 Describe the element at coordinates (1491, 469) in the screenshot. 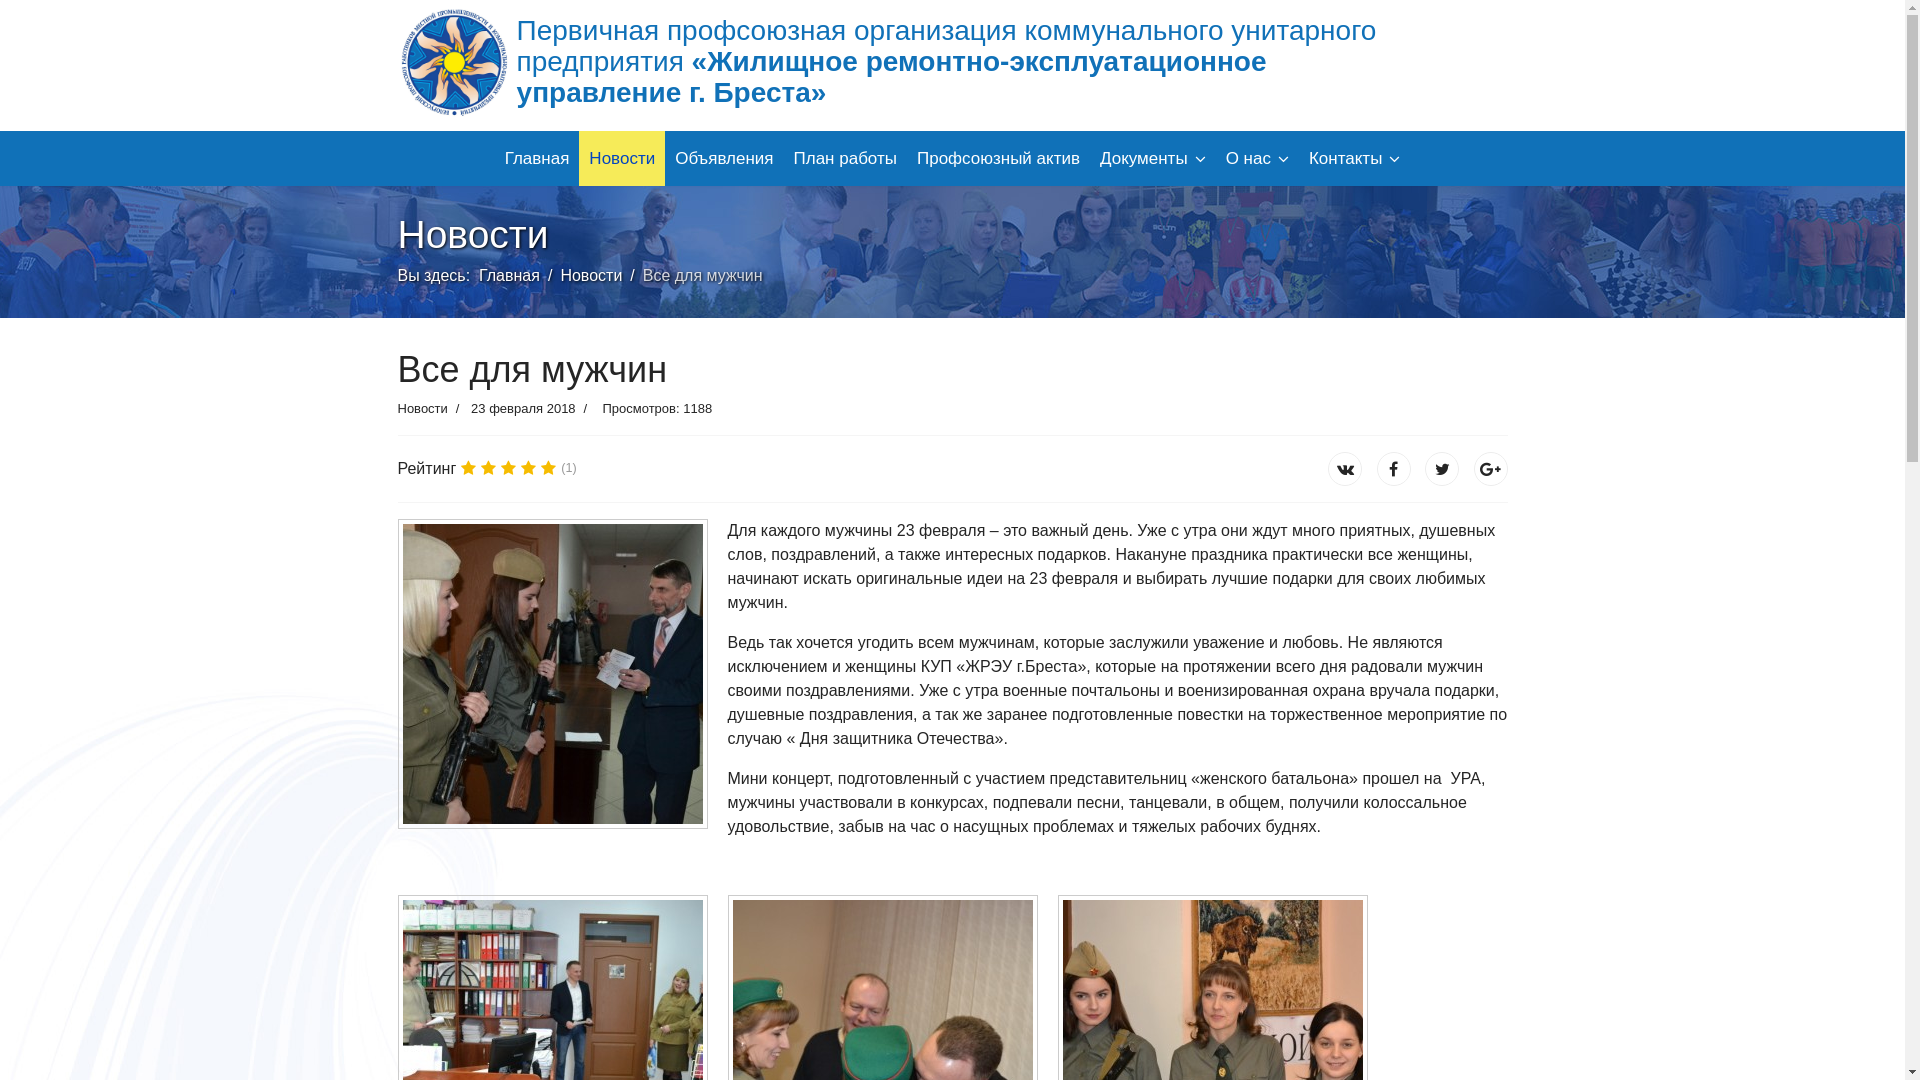

I see `'Google Plus'` at that location.